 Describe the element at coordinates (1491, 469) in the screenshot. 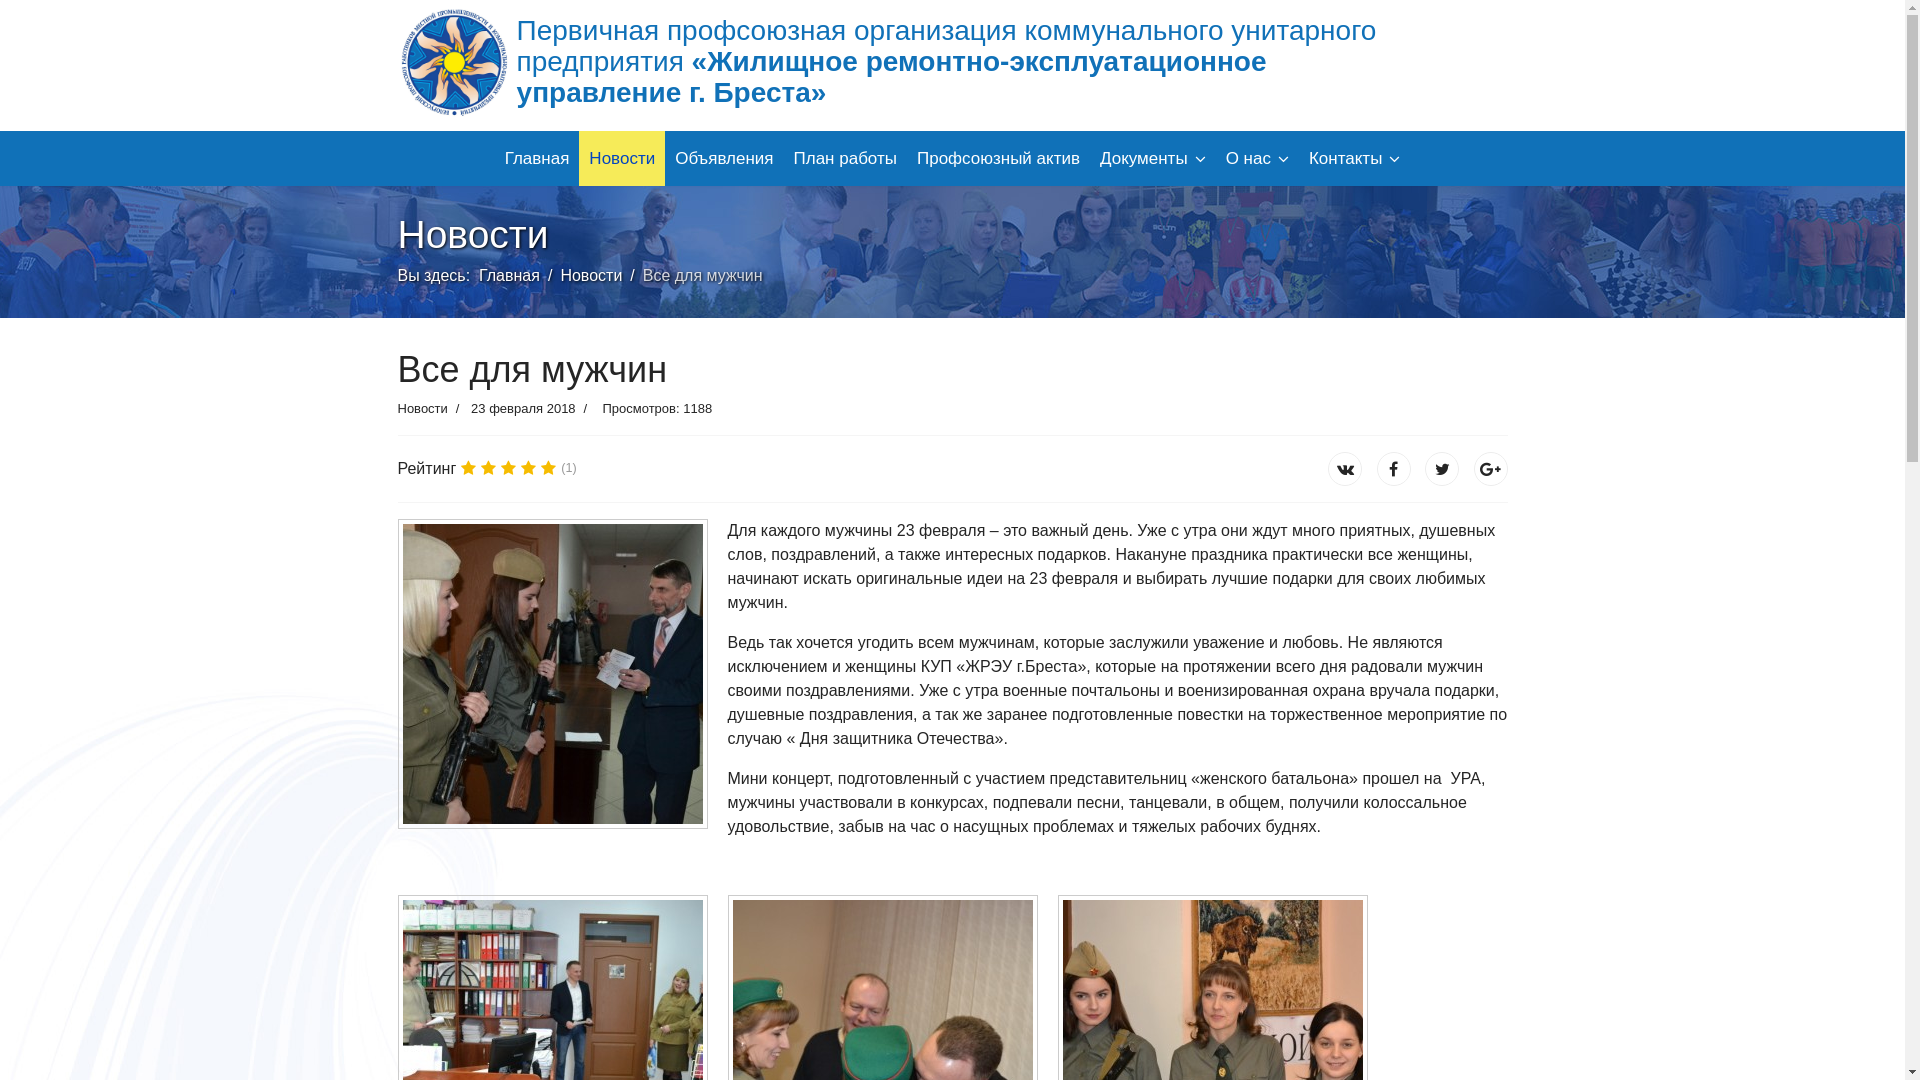

I see `'Google Plus'` at that location.